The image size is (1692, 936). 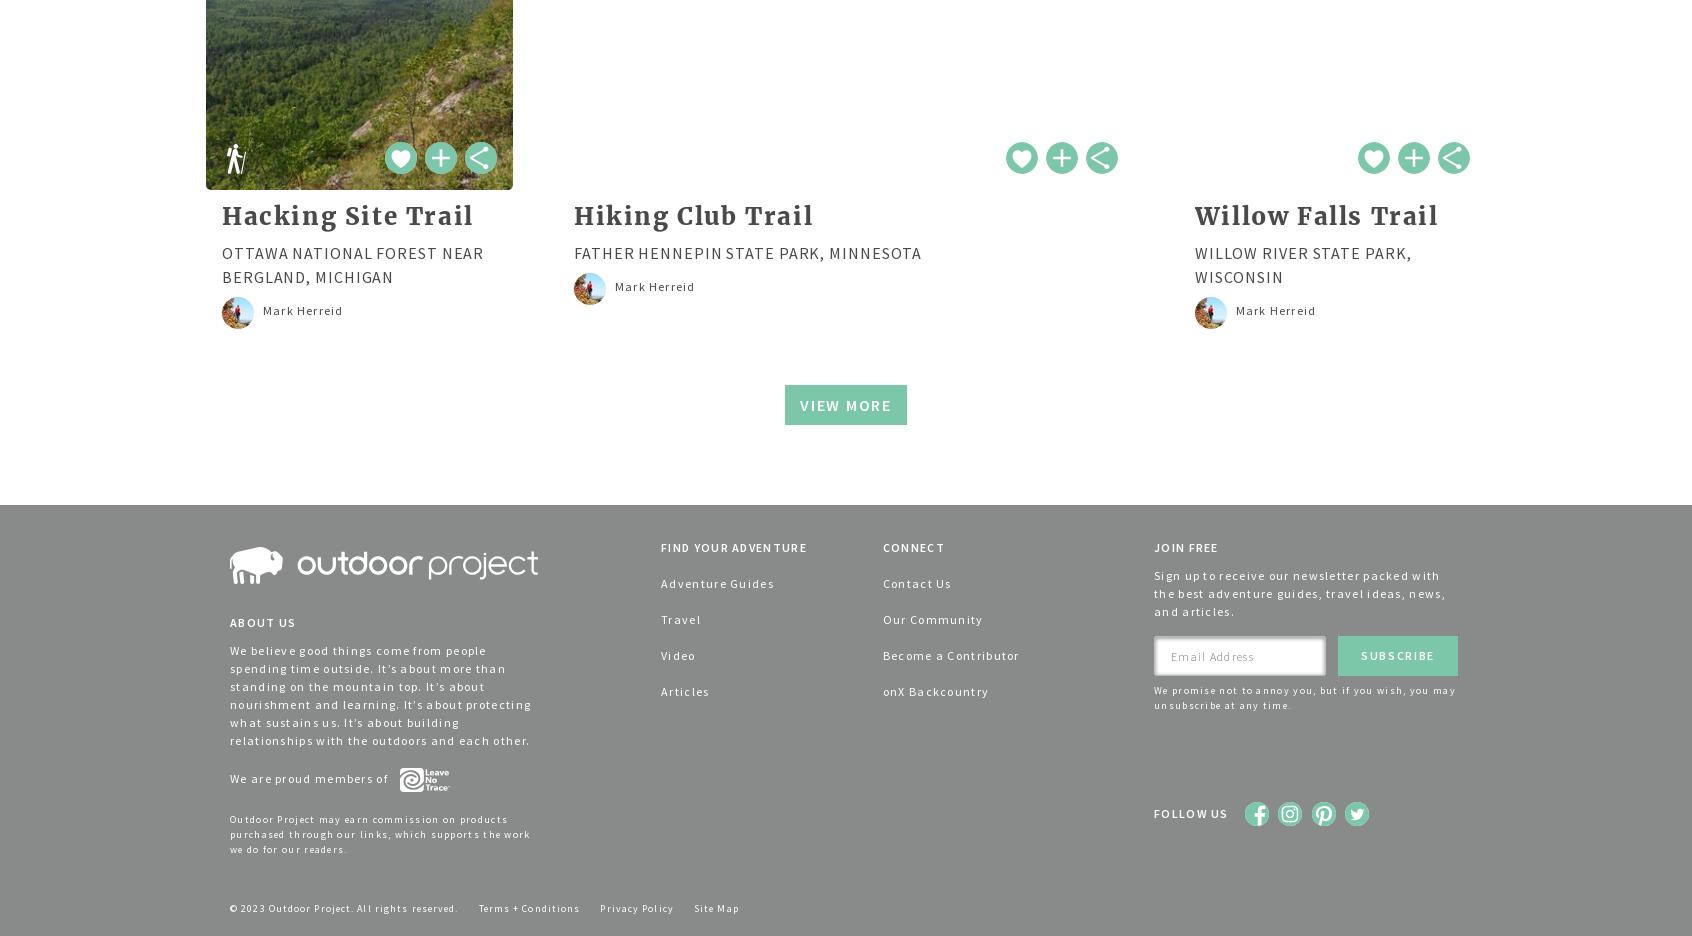 I want to click on 'We believe good things come from people spending time outside. It’s about more than standing on the mountain top. It’s about nourishment and learning. It’s about protecting what sustains us. It’s about building relationships with the outdoors and each other.', so click(x=380, y=694).